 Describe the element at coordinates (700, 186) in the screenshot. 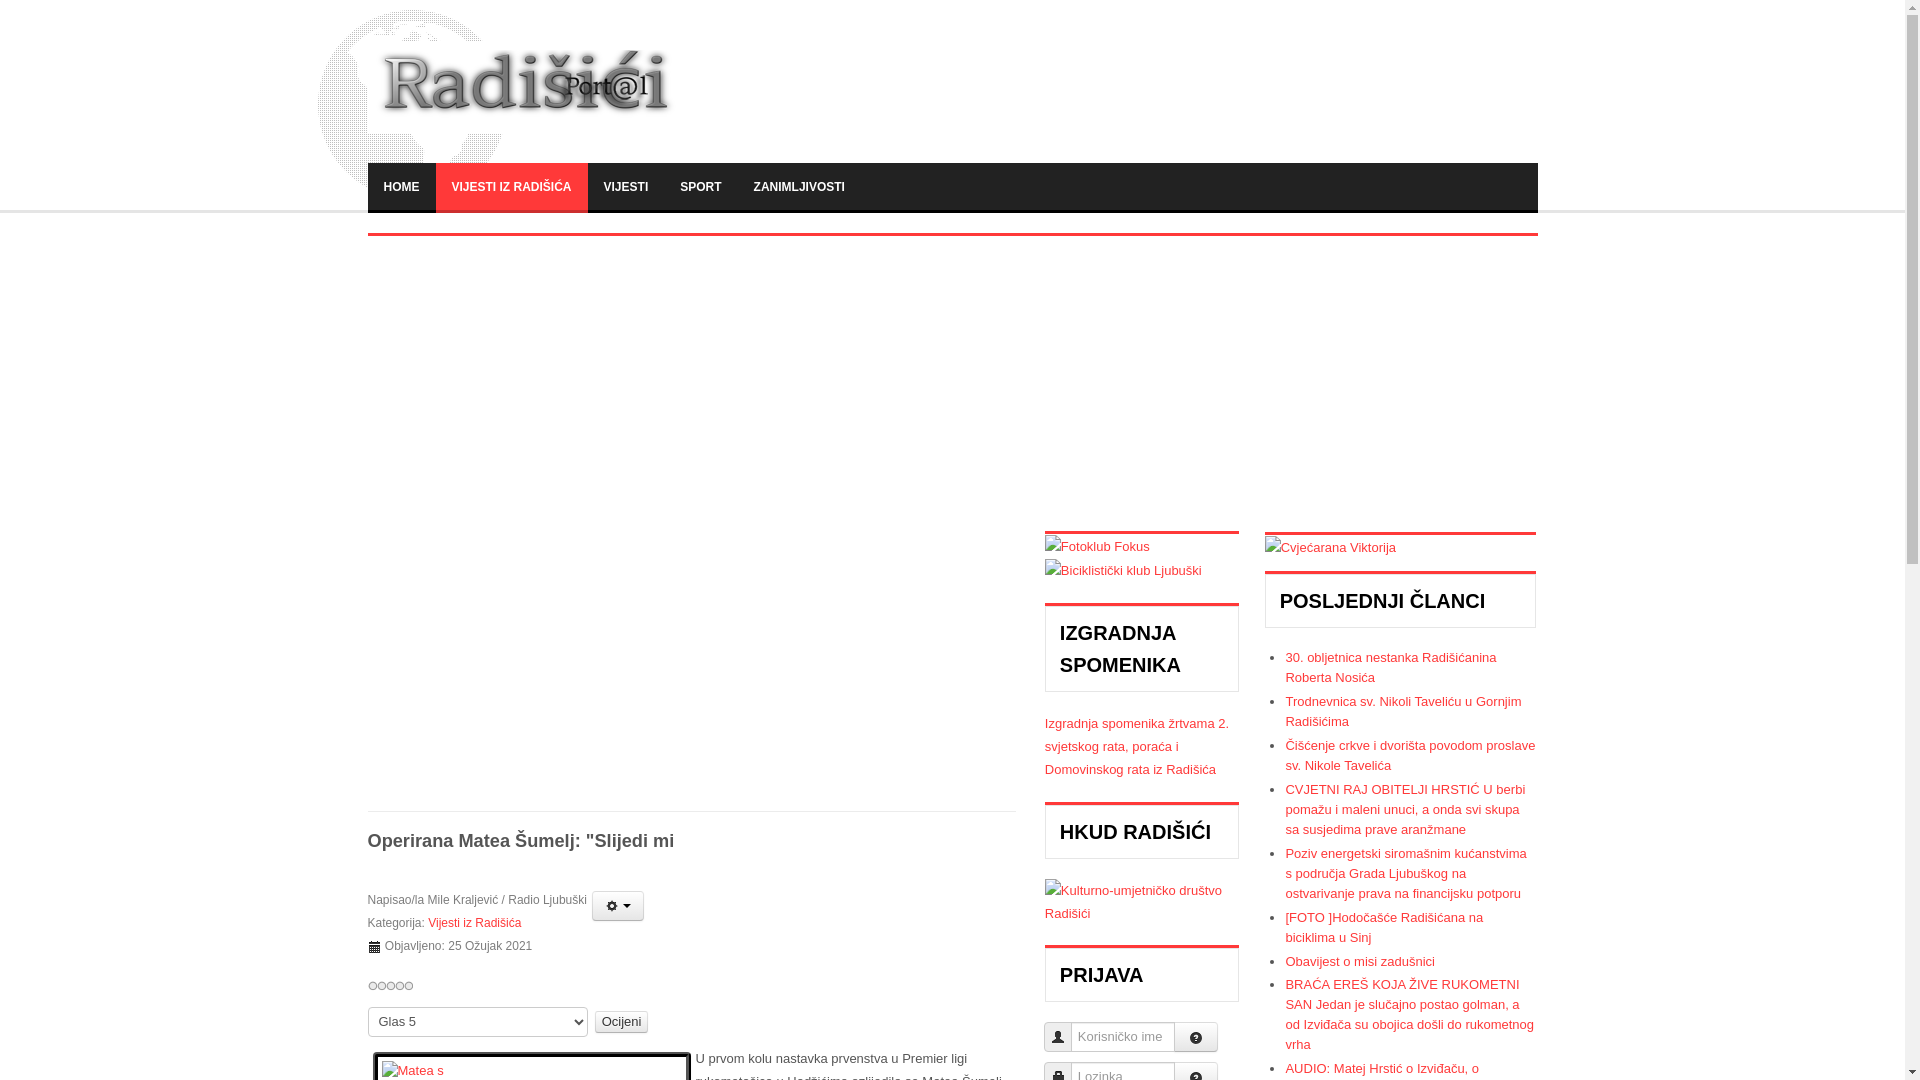

I see `'SPORT'` at that location.